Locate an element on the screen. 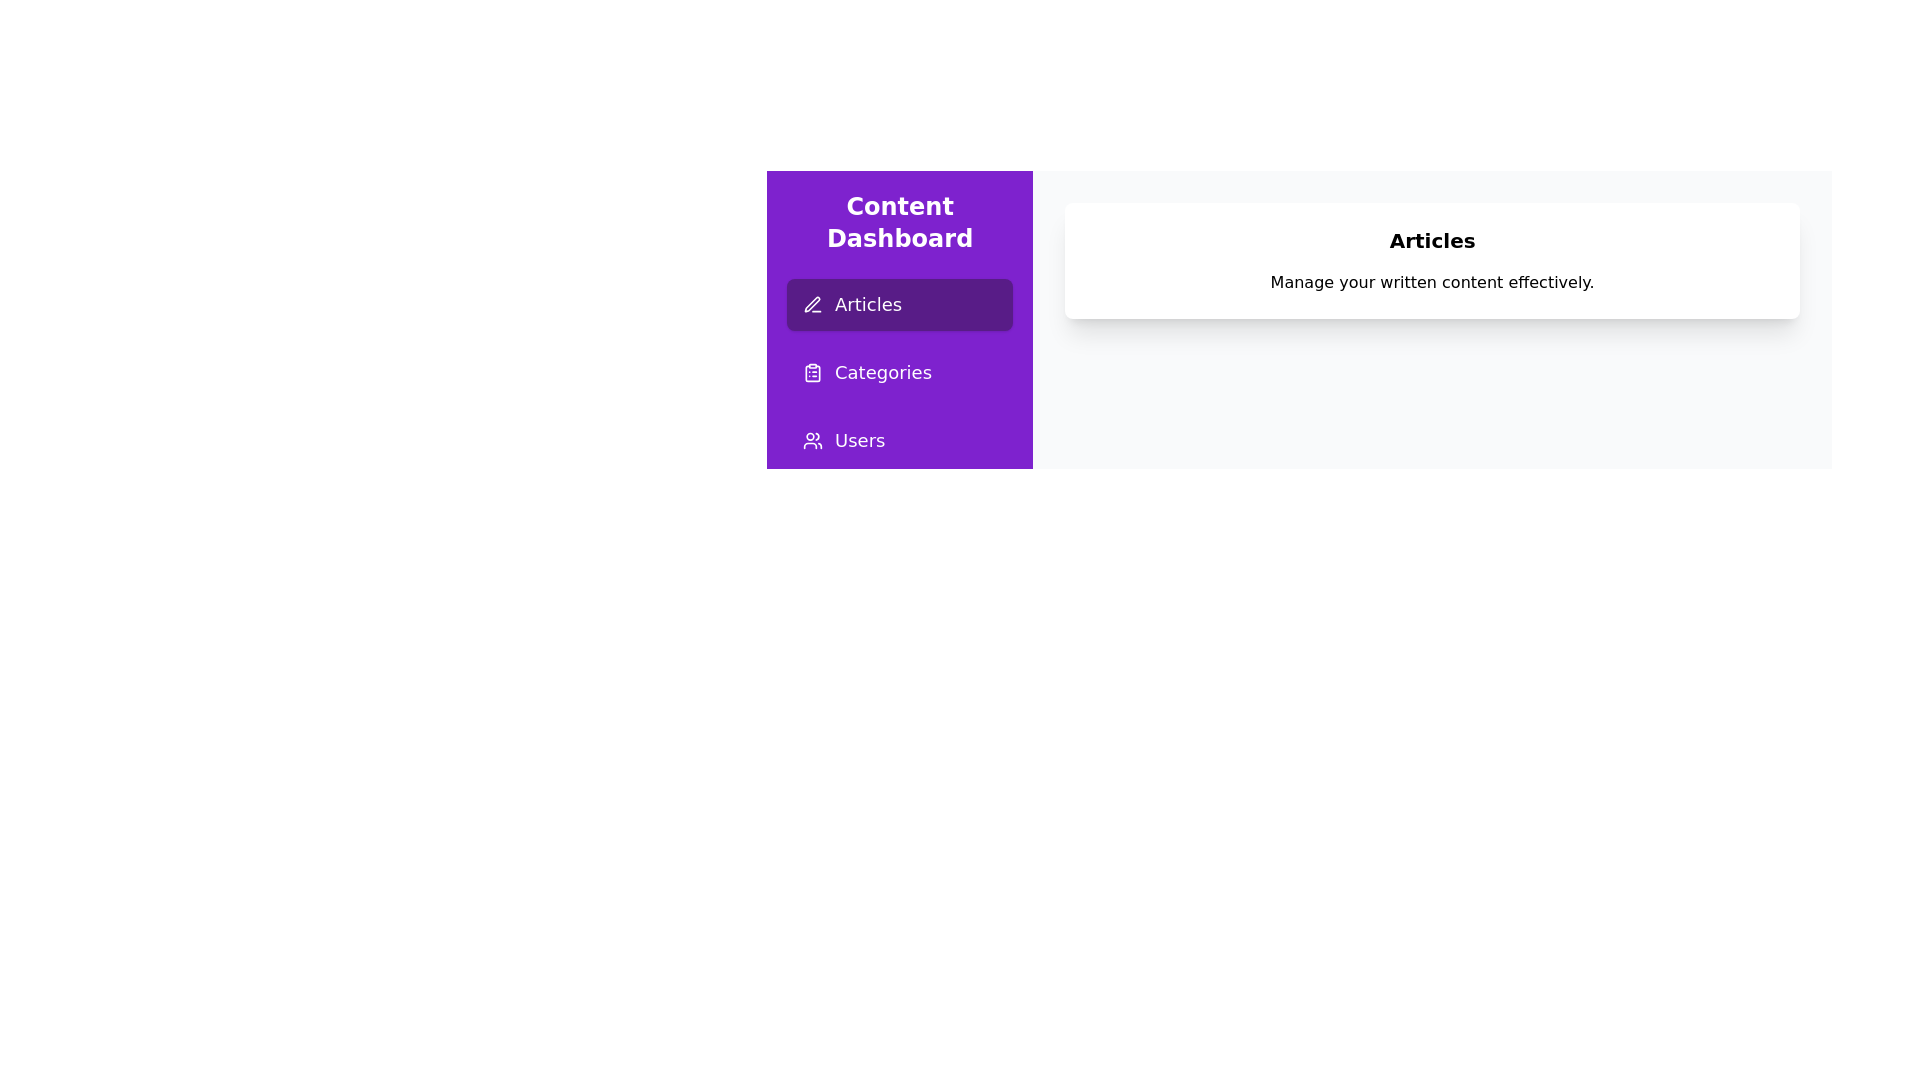 Image resolution: width=1920 pixels, height=1080 pixels. the sidebar button for the page Categories is located at coordinates (899, 373).